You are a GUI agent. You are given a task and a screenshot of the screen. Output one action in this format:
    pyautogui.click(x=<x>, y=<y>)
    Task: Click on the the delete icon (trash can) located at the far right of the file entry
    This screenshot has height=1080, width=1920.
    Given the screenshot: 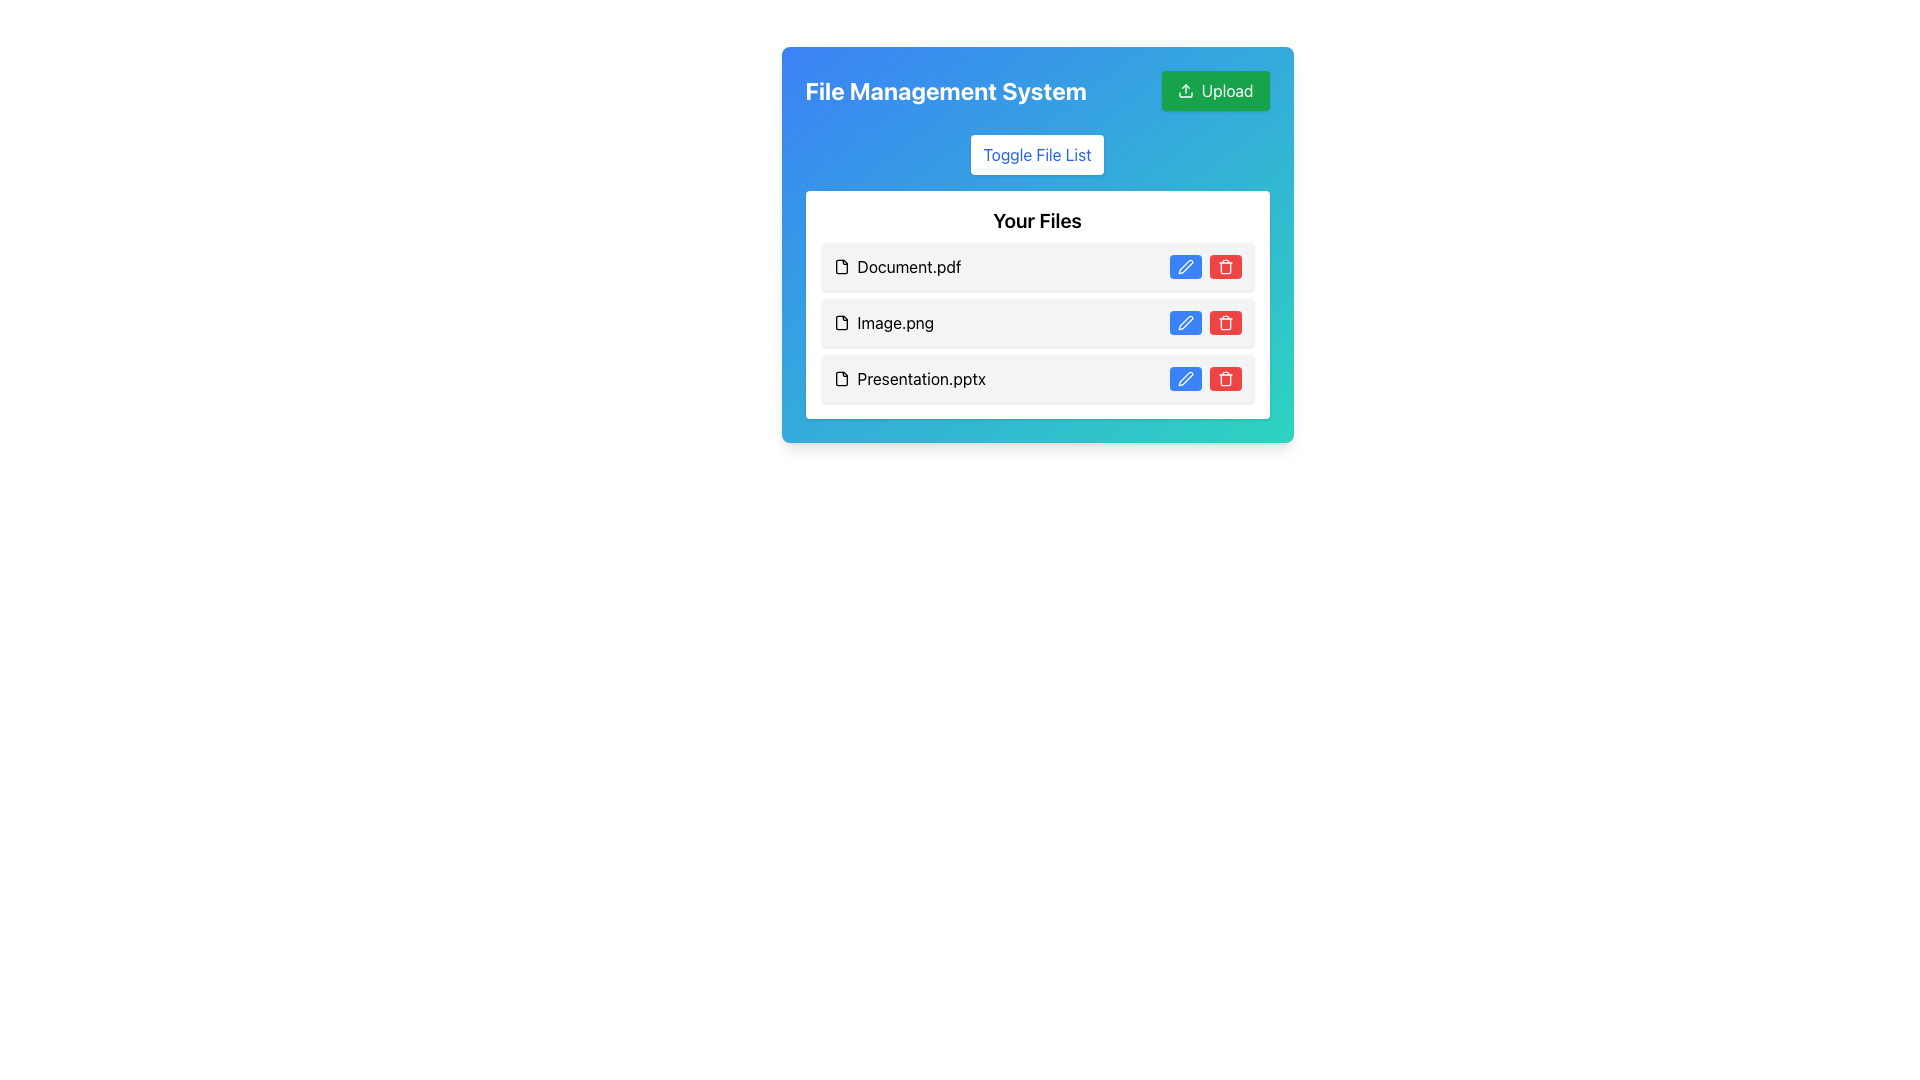 What is the action you would take?
    pyautogui.click(x=1224, y=322)
    